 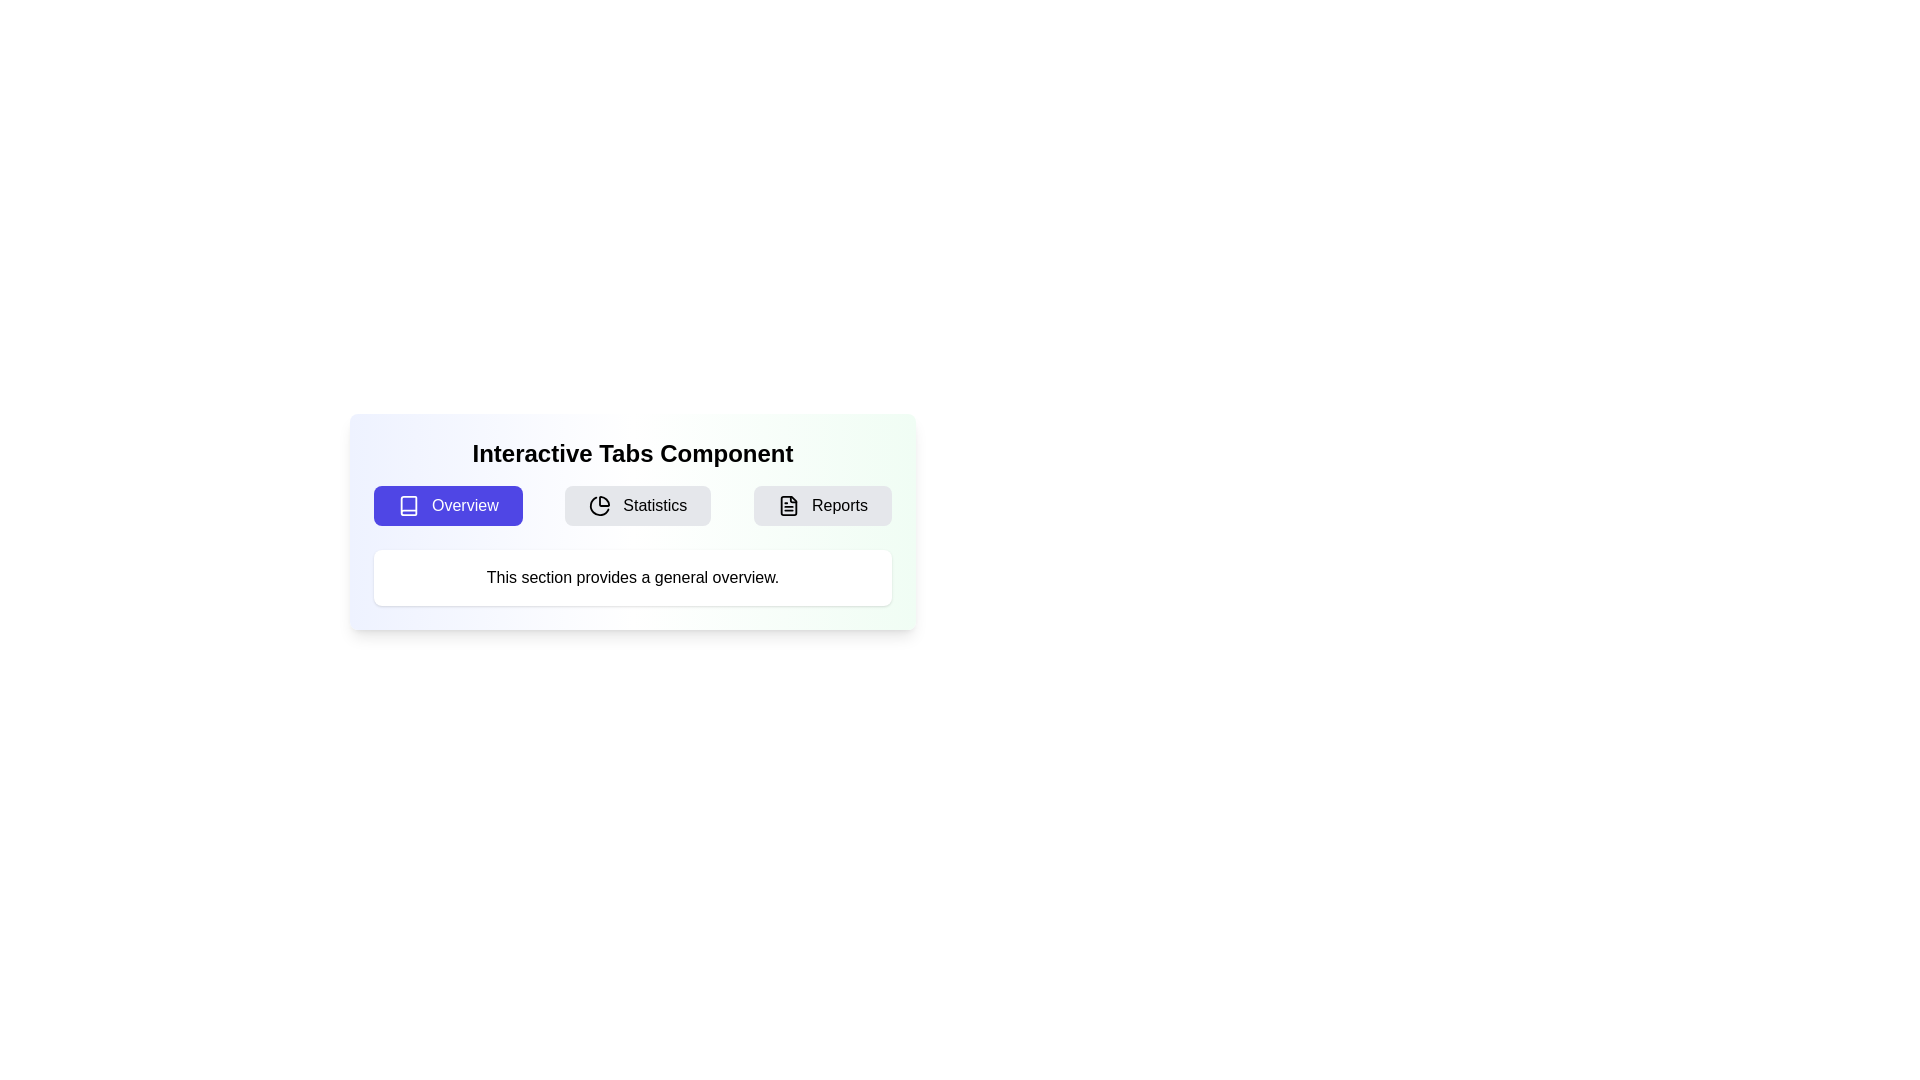 What do you see at coordinates (632, 504) in the screenshot?
I see `the tab bar located directly below the heading 'Interactive Tabs Component' to switch sections among 'Overview', 'Statistics', and 'Reports'` at bounding box center [632, 504].